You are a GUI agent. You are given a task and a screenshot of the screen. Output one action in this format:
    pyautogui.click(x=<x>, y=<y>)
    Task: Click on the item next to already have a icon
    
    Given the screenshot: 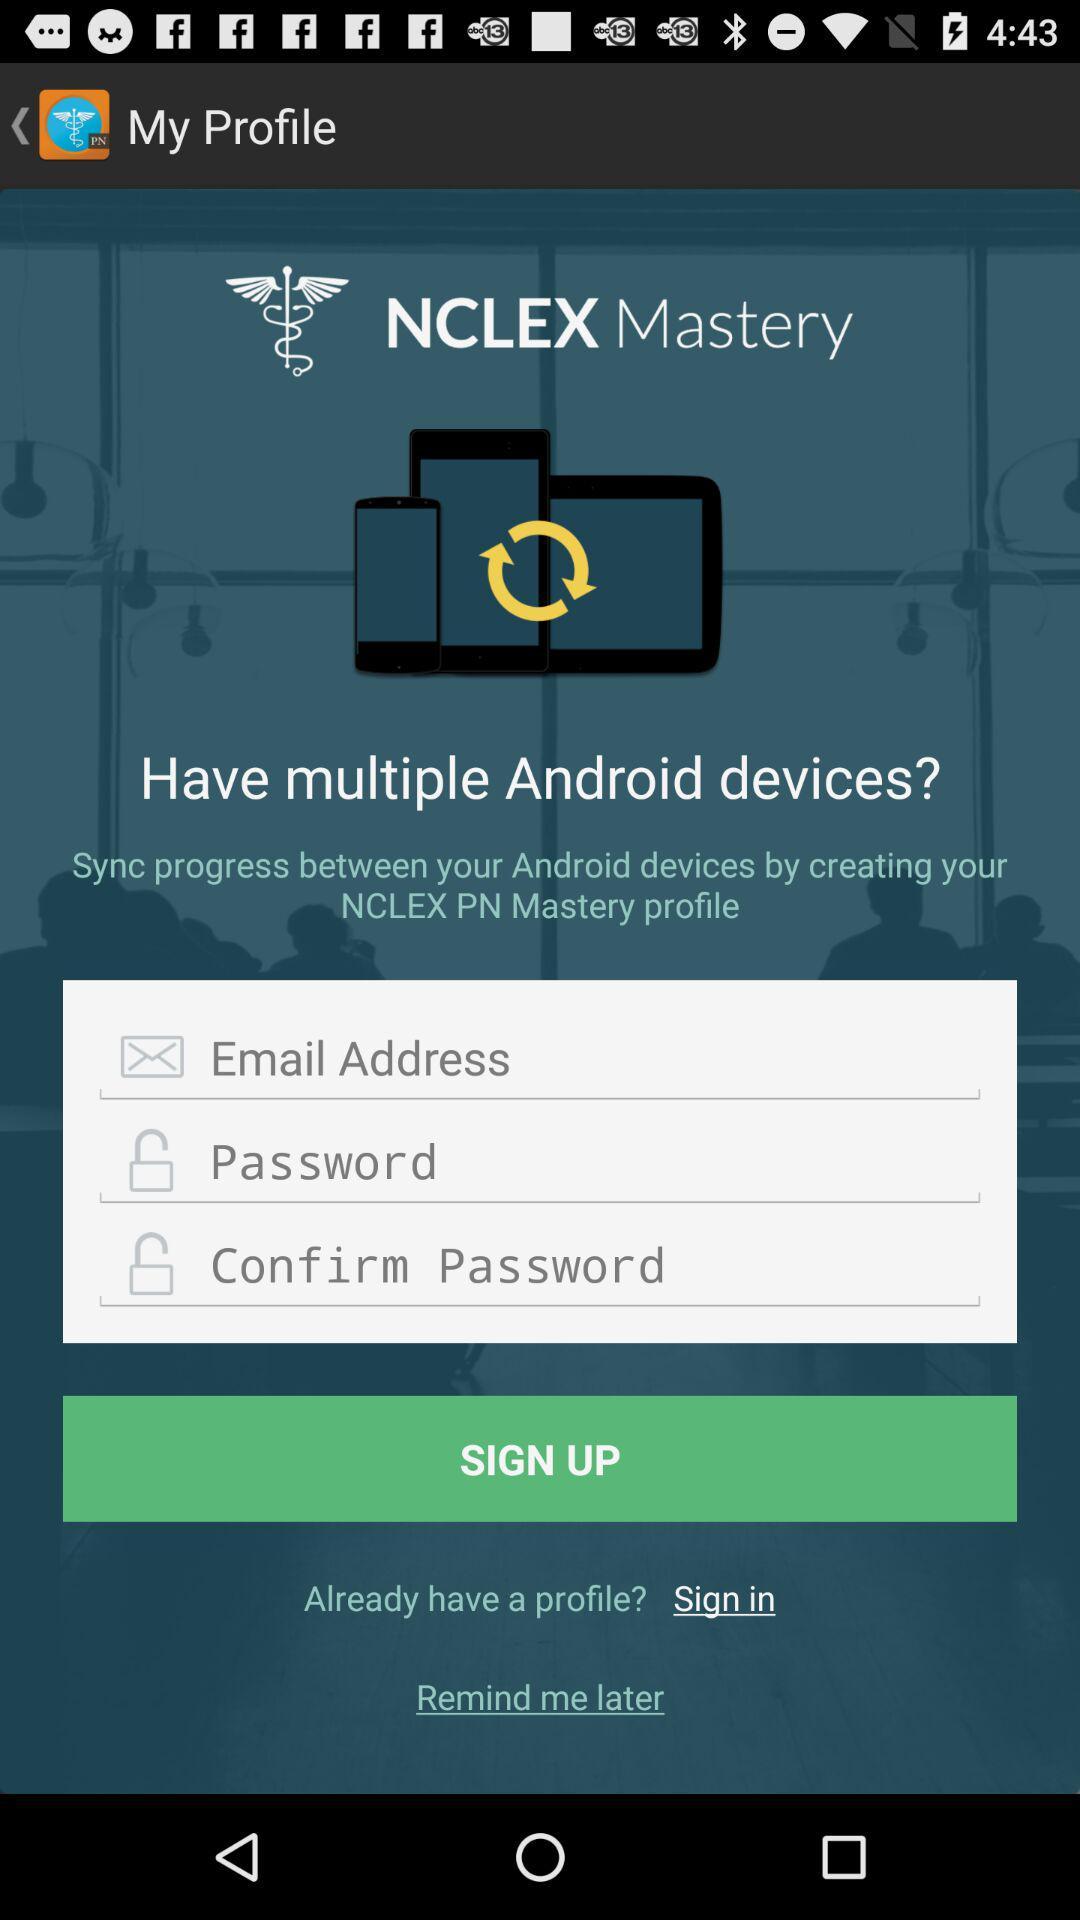 What is the action you would take?
    pyautogui.click(x=724, y=1596)
    